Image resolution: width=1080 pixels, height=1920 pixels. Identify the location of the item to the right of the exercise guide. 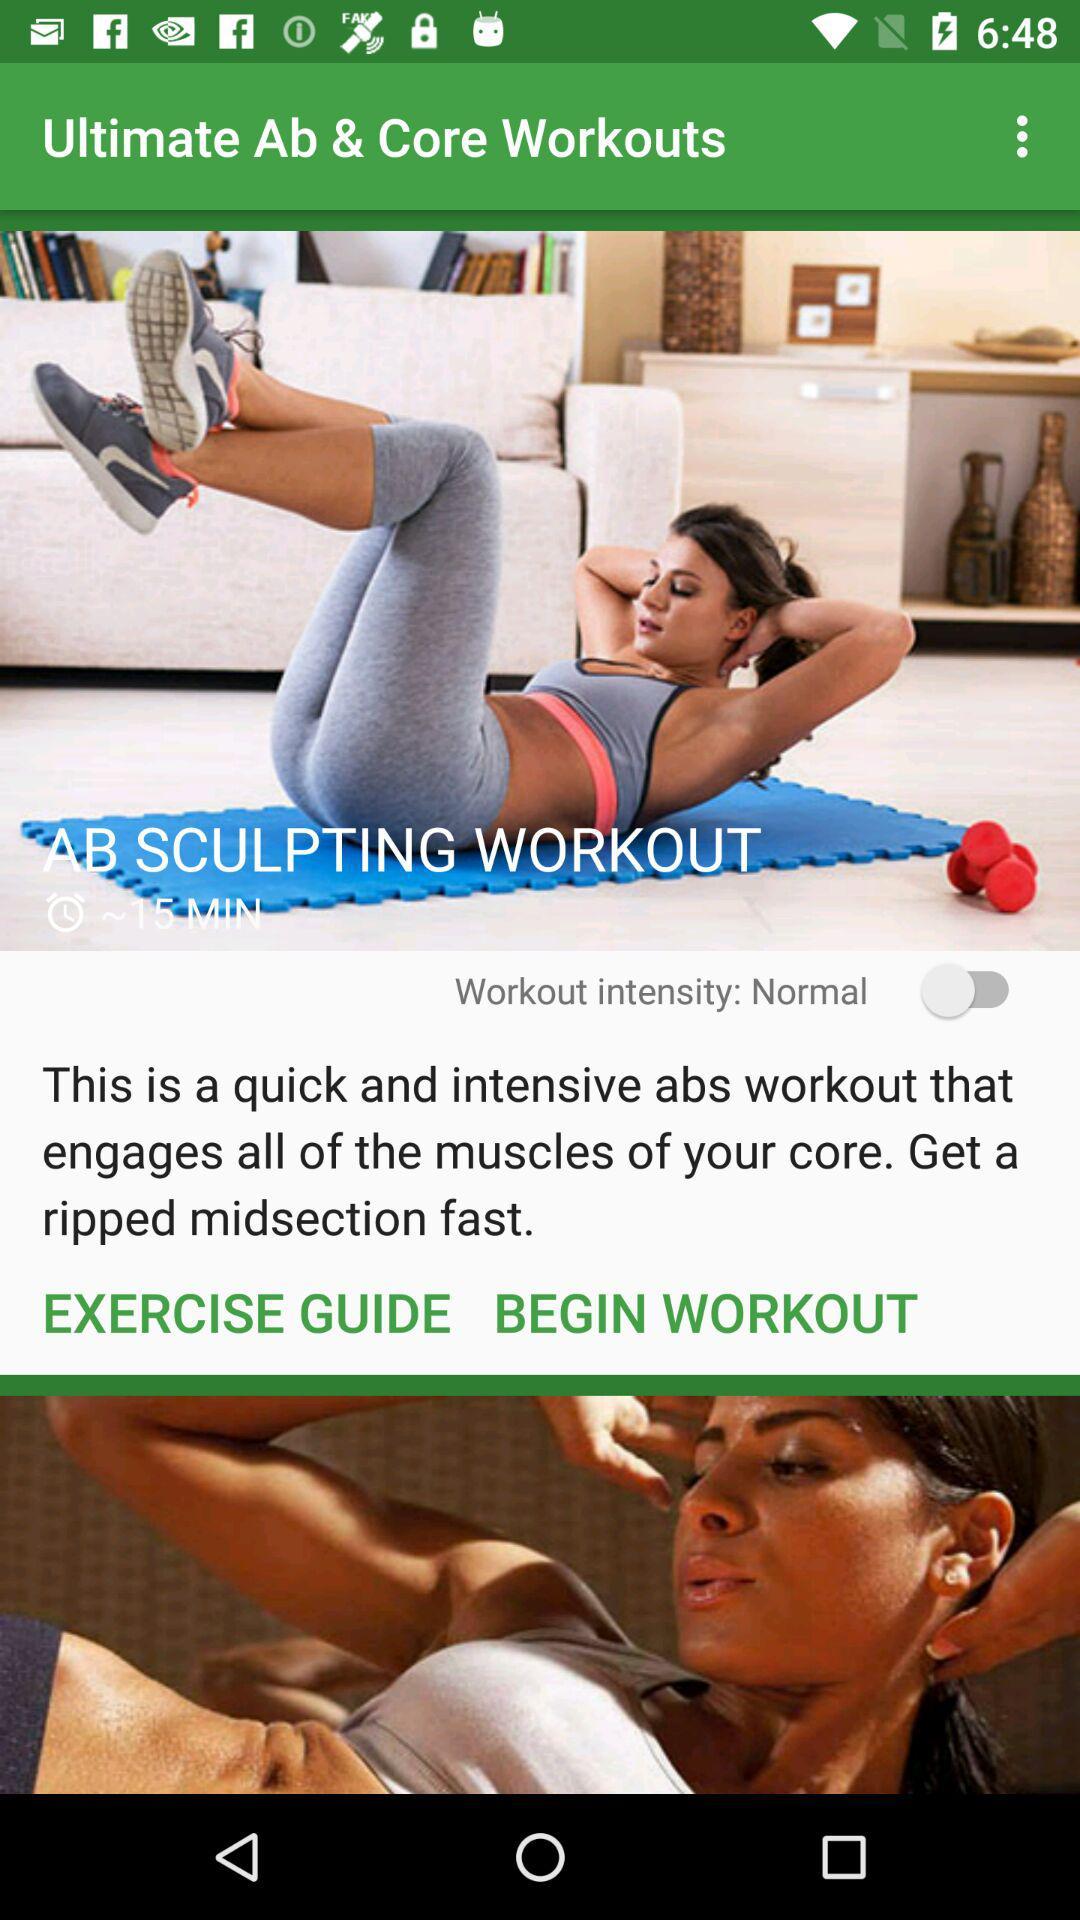
(705, 1311).